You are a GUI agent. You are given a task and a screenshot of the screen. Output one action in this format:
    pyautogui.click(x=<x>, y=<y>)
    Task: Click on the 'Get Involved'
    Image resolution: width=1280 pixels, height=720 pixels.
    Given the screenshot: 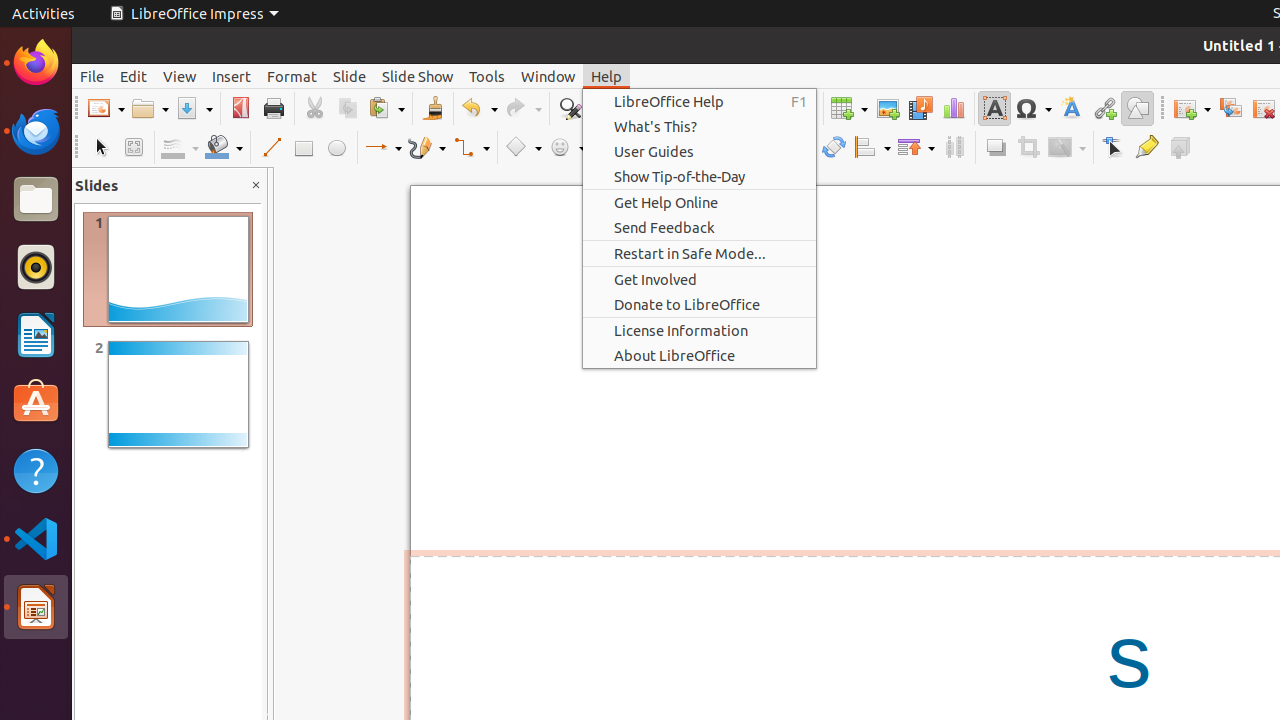 What is the action you would take?
    pyautogui.click(x=699, y=279)
    